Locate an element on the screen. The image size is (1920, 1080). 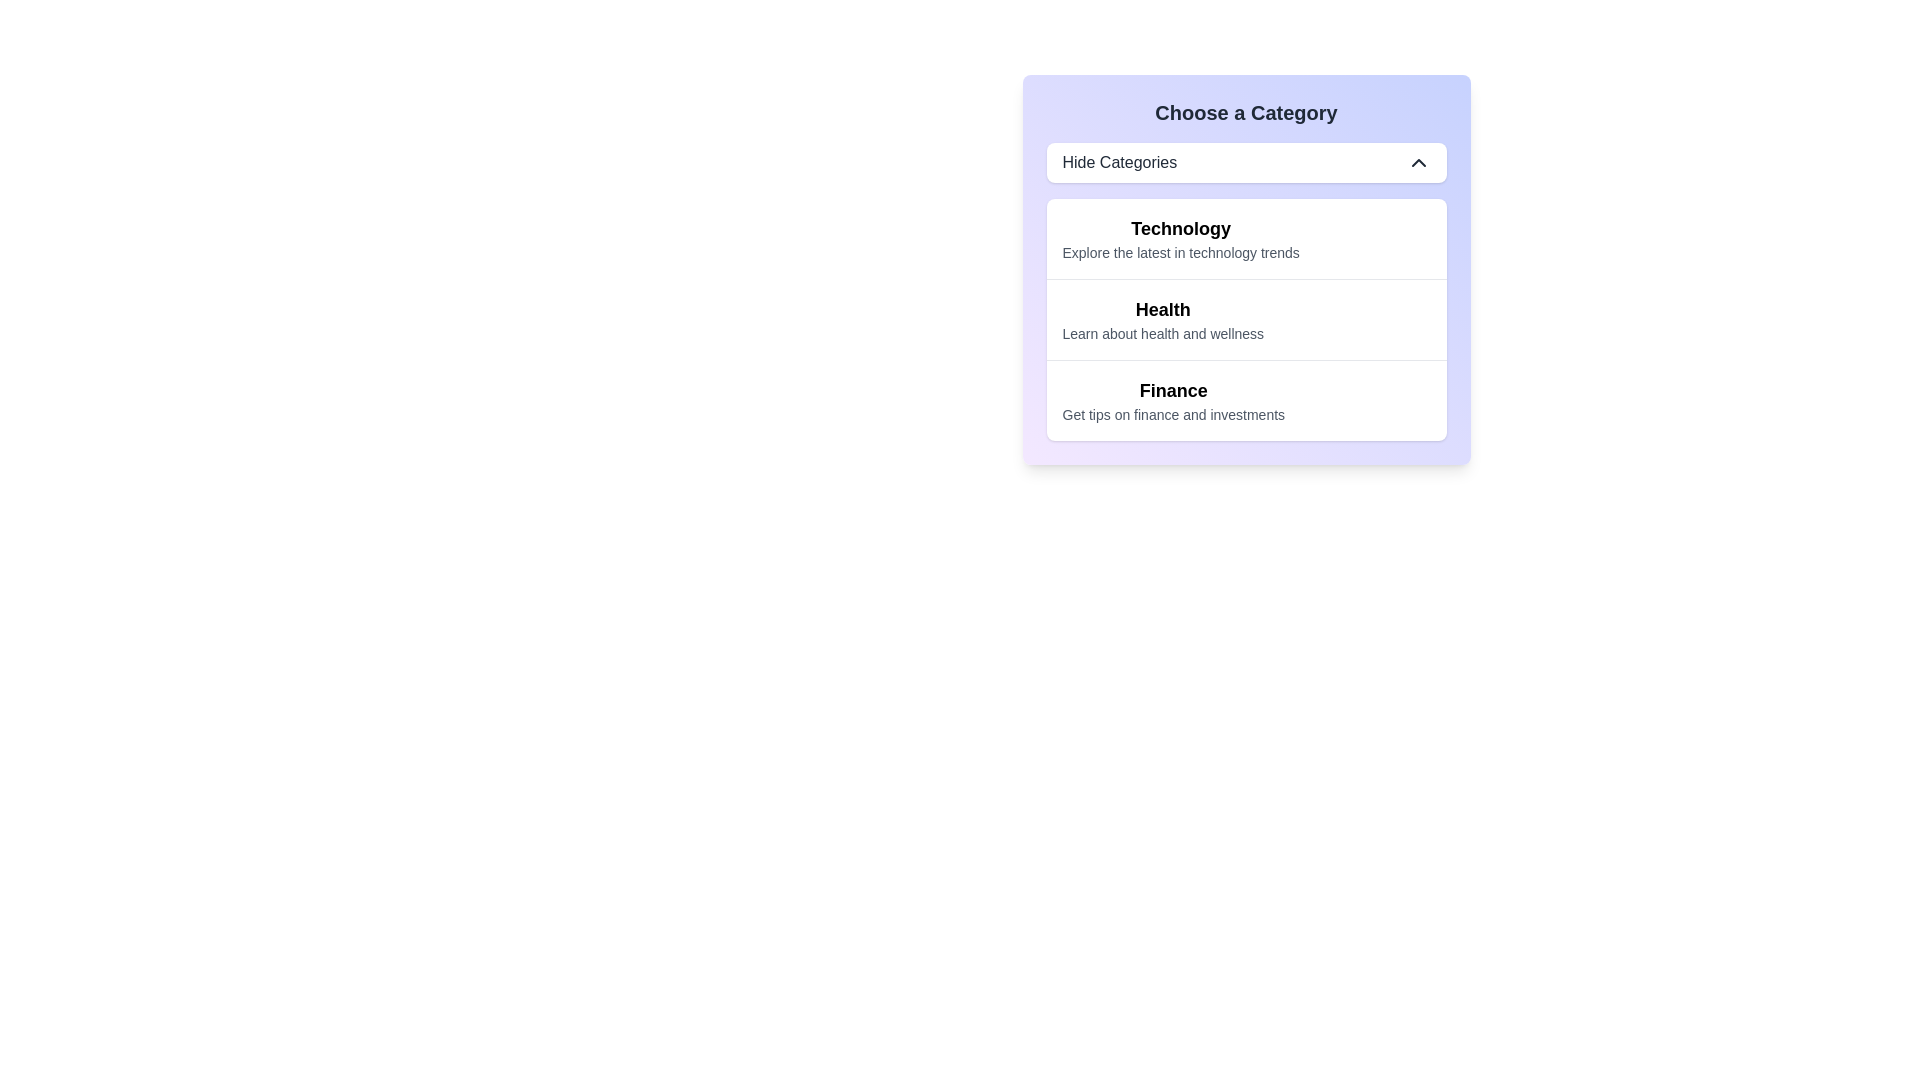
the text component displaying 'Explore the latest in technology trends,' which is positioned below the 'Technology' heading, by clicking on it is located at coordinates (1181, 252).